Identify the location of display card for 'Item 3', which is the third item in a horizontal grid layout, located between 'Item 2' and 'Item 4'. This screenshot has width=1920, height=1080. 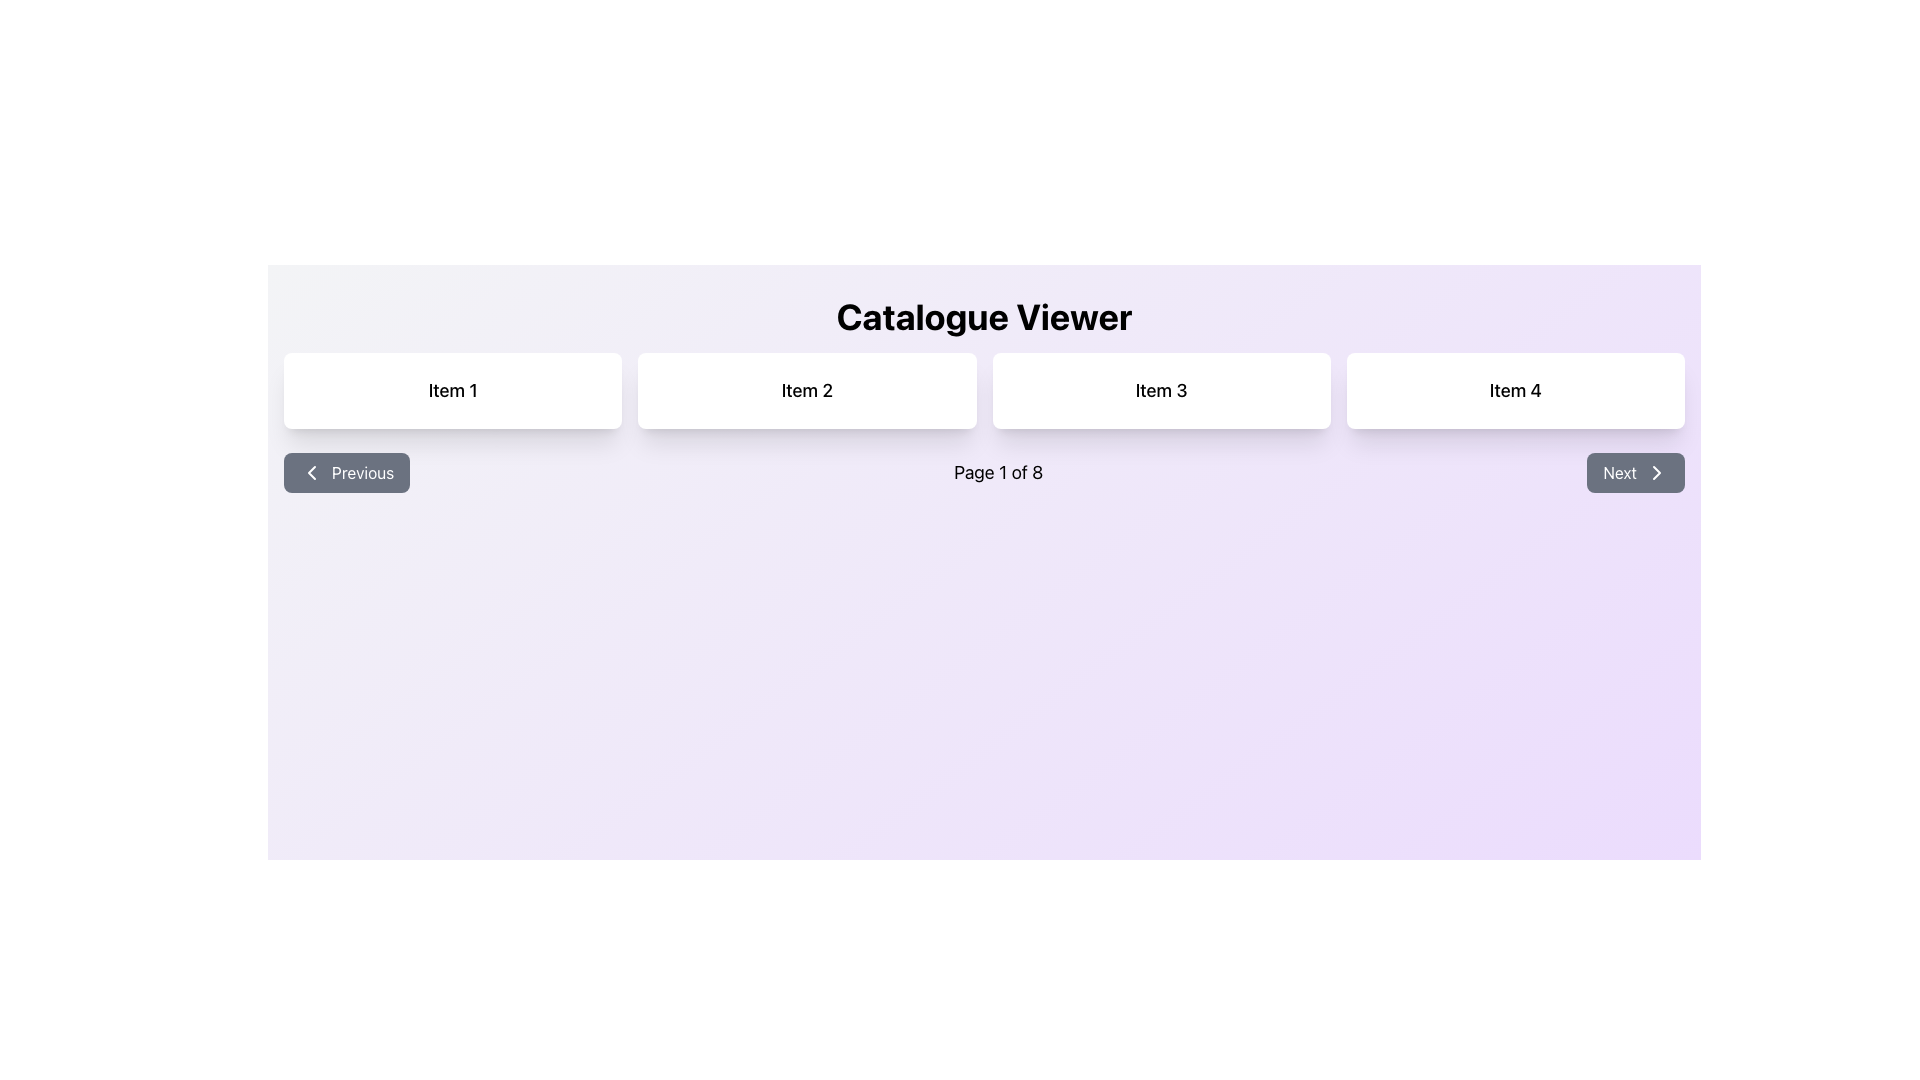
(1161, 390).